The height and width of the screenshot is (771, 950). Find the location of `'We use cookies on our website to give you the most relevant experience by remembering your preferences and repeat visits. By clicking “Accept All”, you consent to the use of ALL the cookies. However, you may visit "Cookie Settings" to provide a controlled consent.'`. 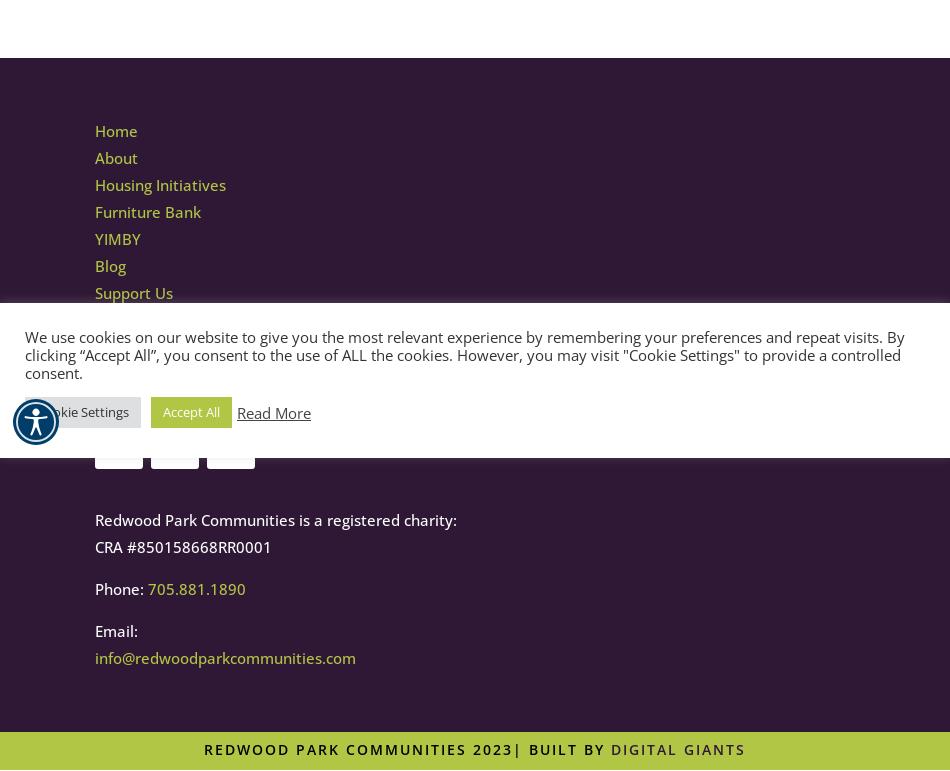

'We use cookies on our website to give you the most relevant experience by remembering your preferences and repeat visits. By clicking “Accept All”, you consent to the use of ALL the cookies. However, you may visit "Cookie Settings" to provide a controlled consent.' is located at coordinates (464, 353).